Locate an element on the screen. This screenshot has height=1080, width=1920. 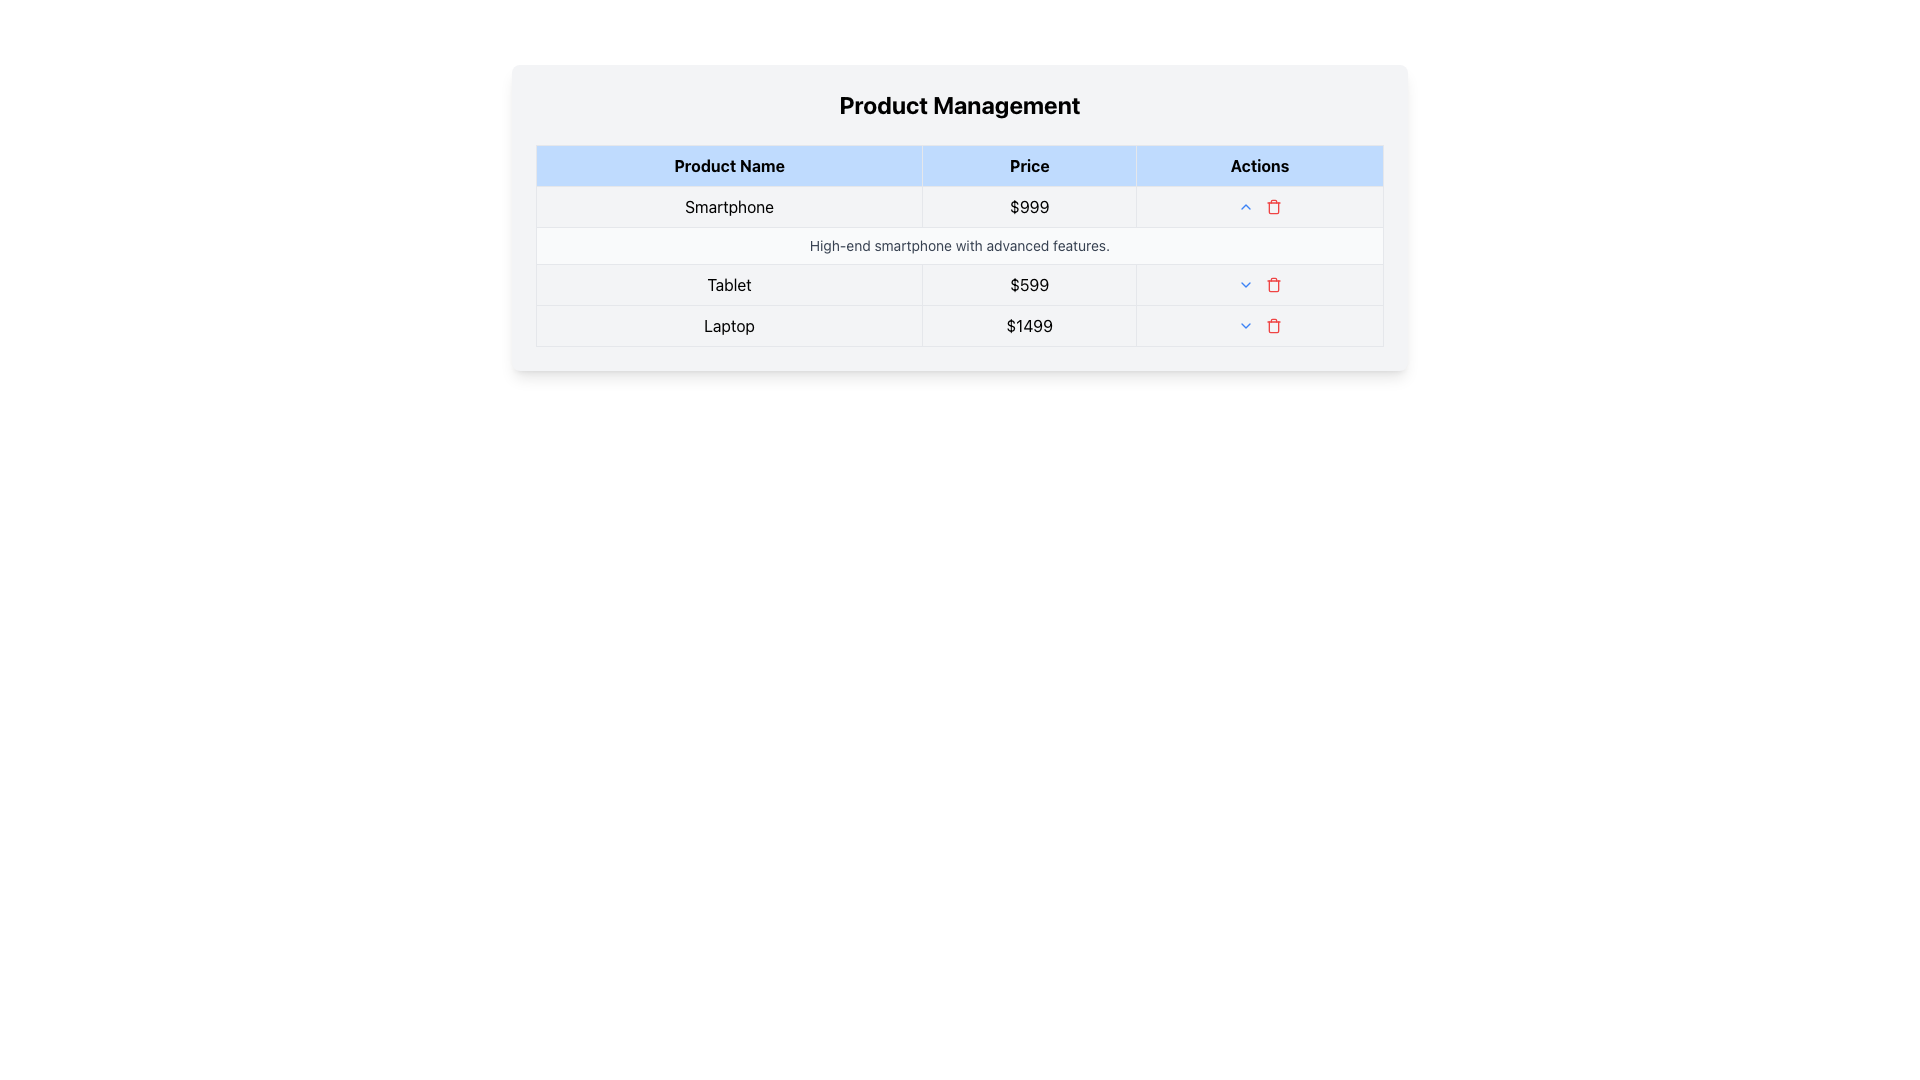
the delete icon button located in the first row of the 'Actions' column aligned with the 'Smartphone' entry is located at coordinates (1273, 207).